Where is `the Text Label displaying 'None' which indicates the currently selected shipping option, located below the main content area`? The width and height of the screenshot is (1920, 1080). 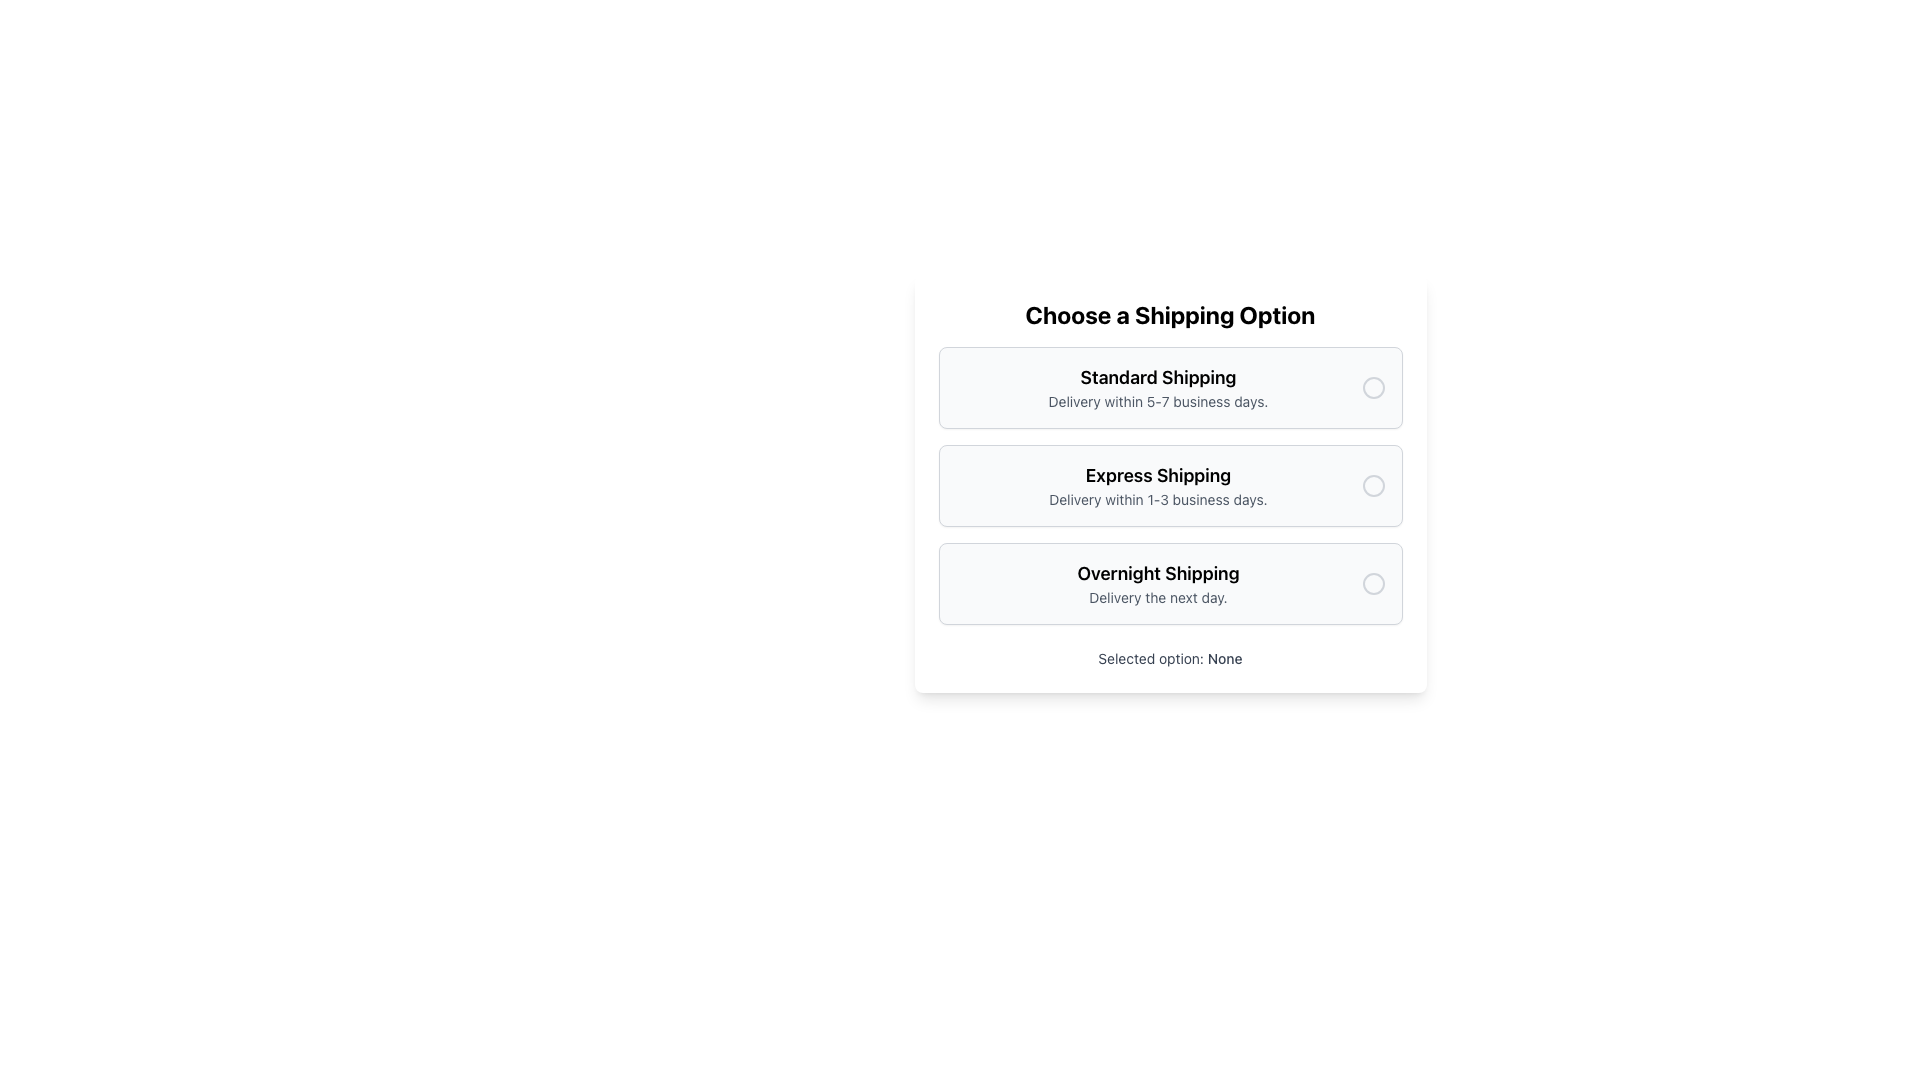
the Text Label displaying 'None' which indicates the currently selected shipping option, located below the main content area is located at coordinates (1224, 658).